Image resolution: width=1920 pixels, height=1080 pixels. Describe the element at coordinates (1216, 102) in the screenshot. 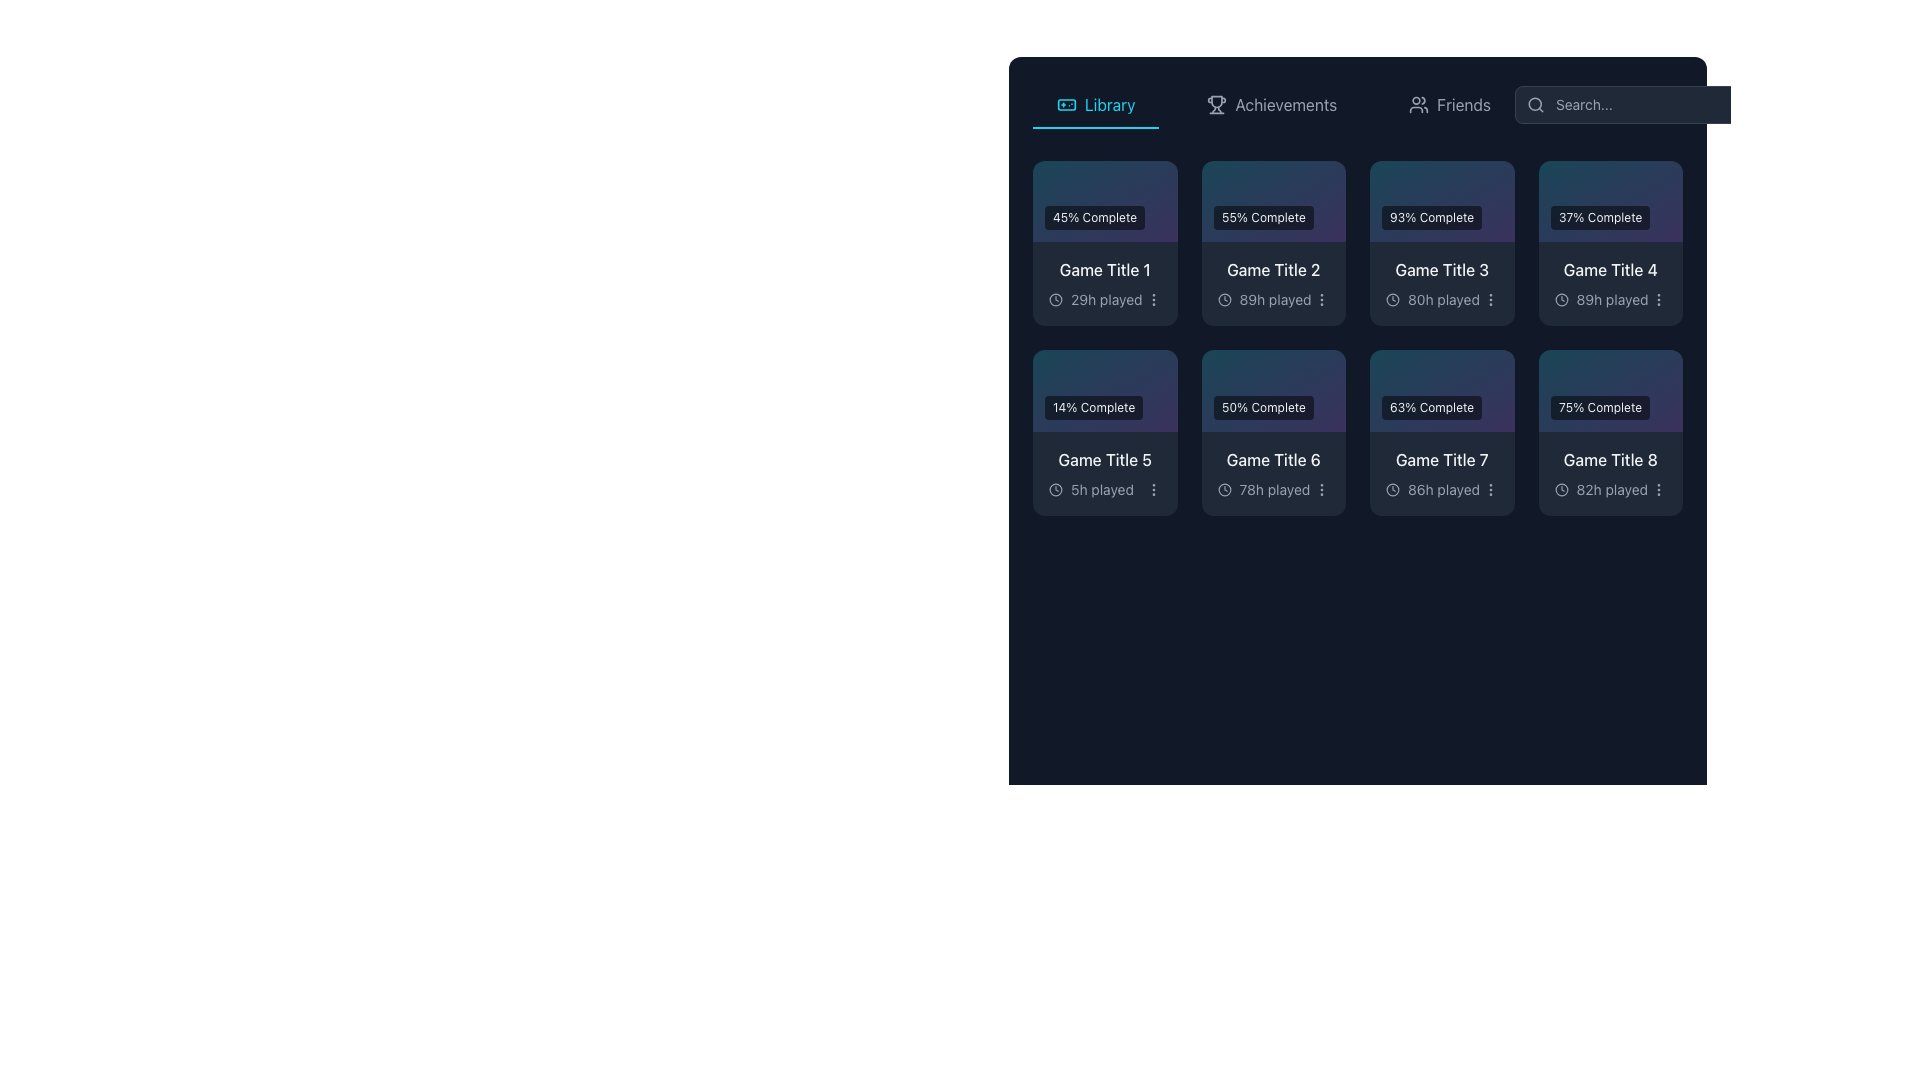

I see `the trophy icon graphic representing the 'Achievements' tab in the top navigation bar` at that location.